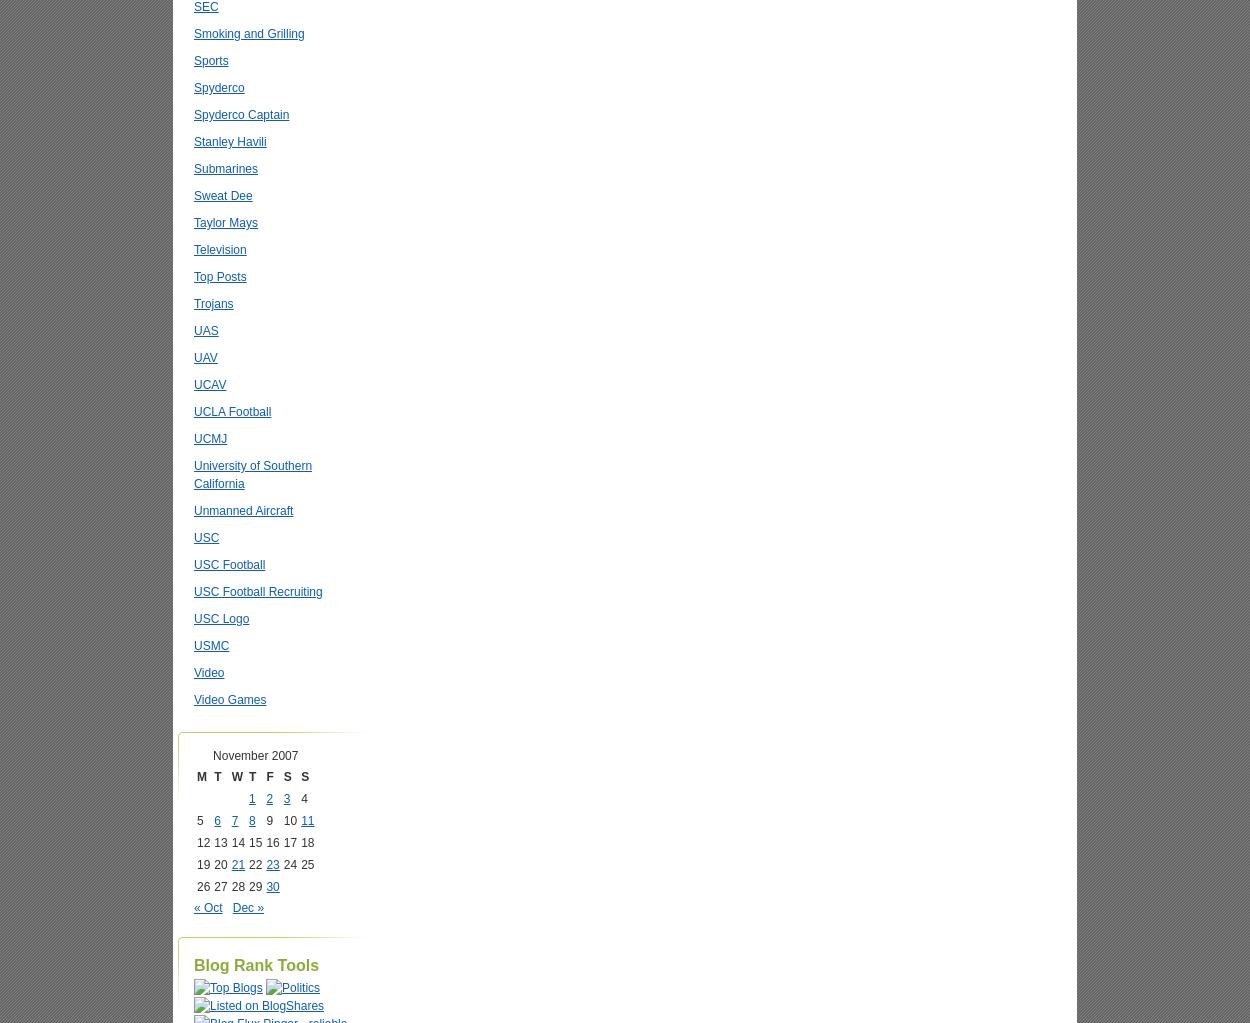 This screenshot has width=1250, height=1023. What do you see at coordinates (256, 965) in the screenshot?
I see `'Blog Rank Tools'` at bounding box center [256, 965].